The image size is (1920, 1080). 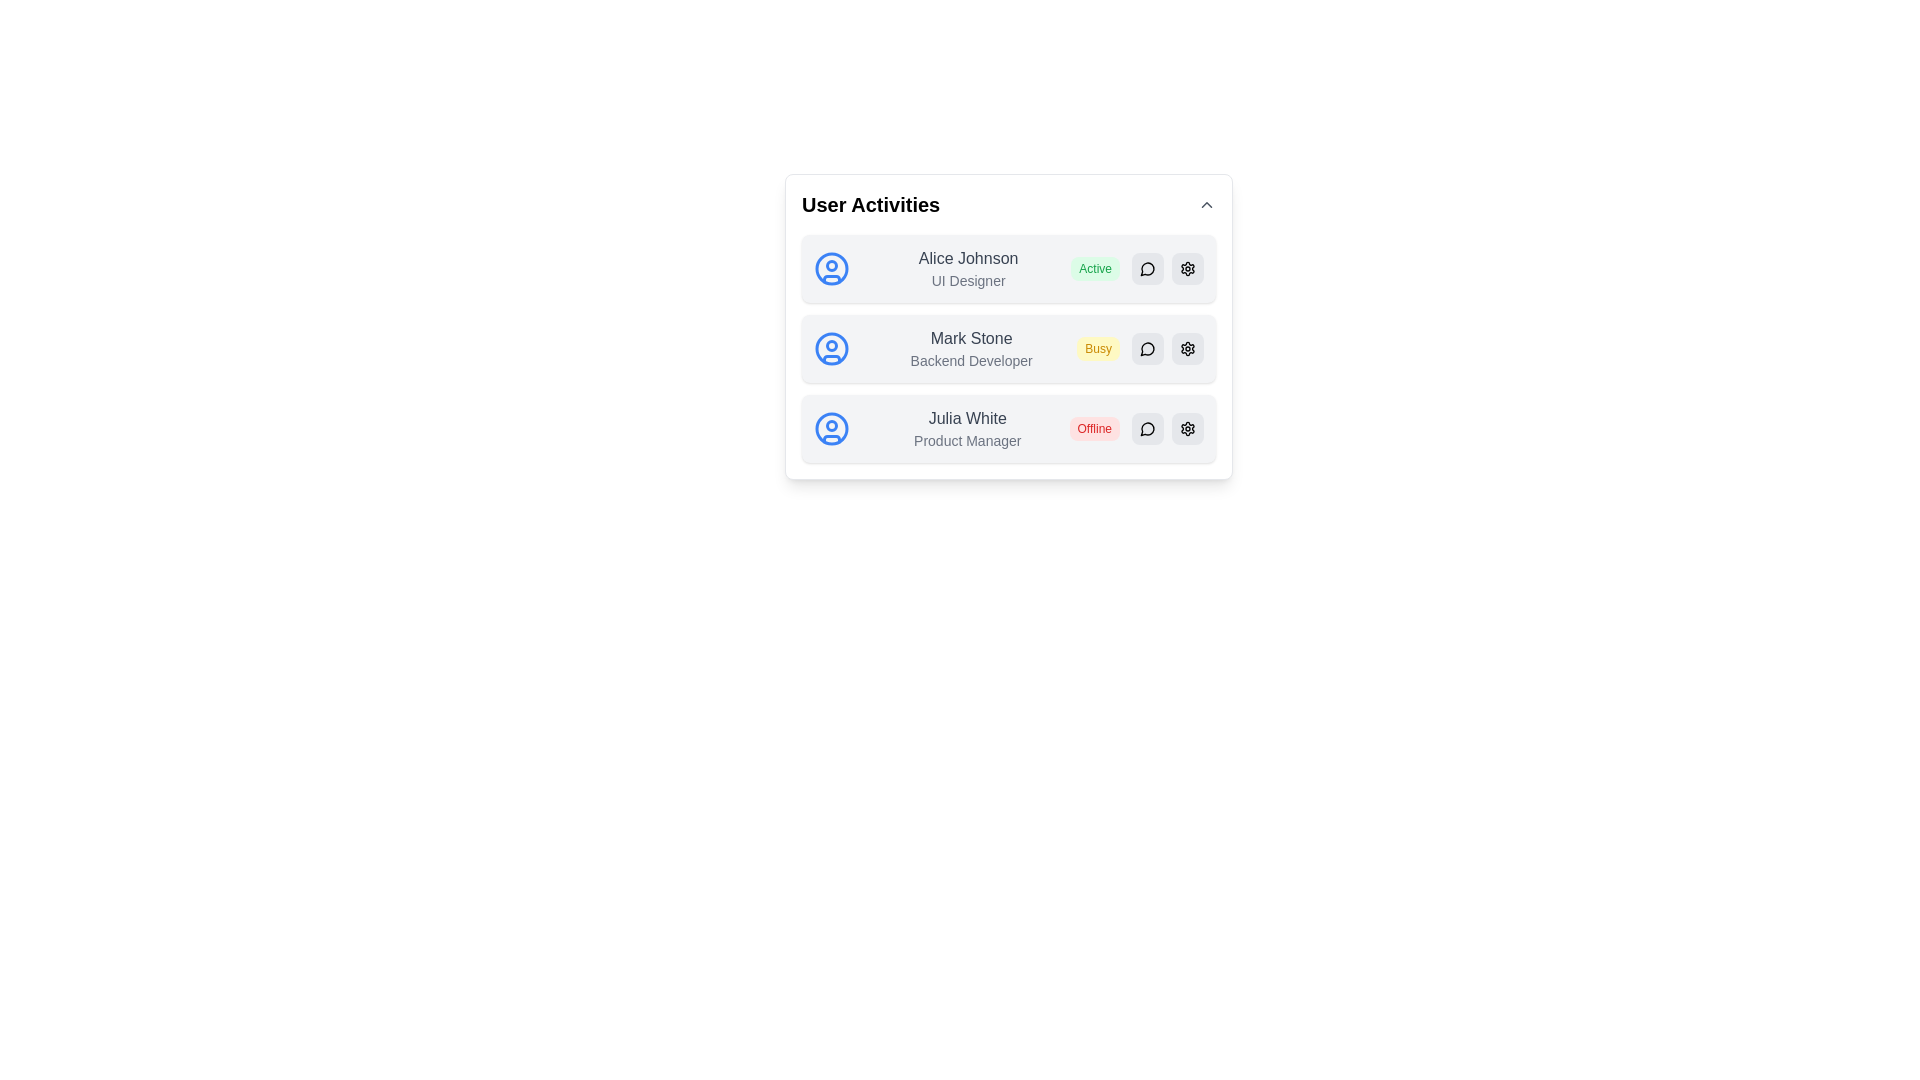 What do you see at coordinates (1188, 427) in the screenshot?
I see `the settings gear icon located to the far right of the user ‘Mark Stone’ interface` at bounding box center [1188, 427].